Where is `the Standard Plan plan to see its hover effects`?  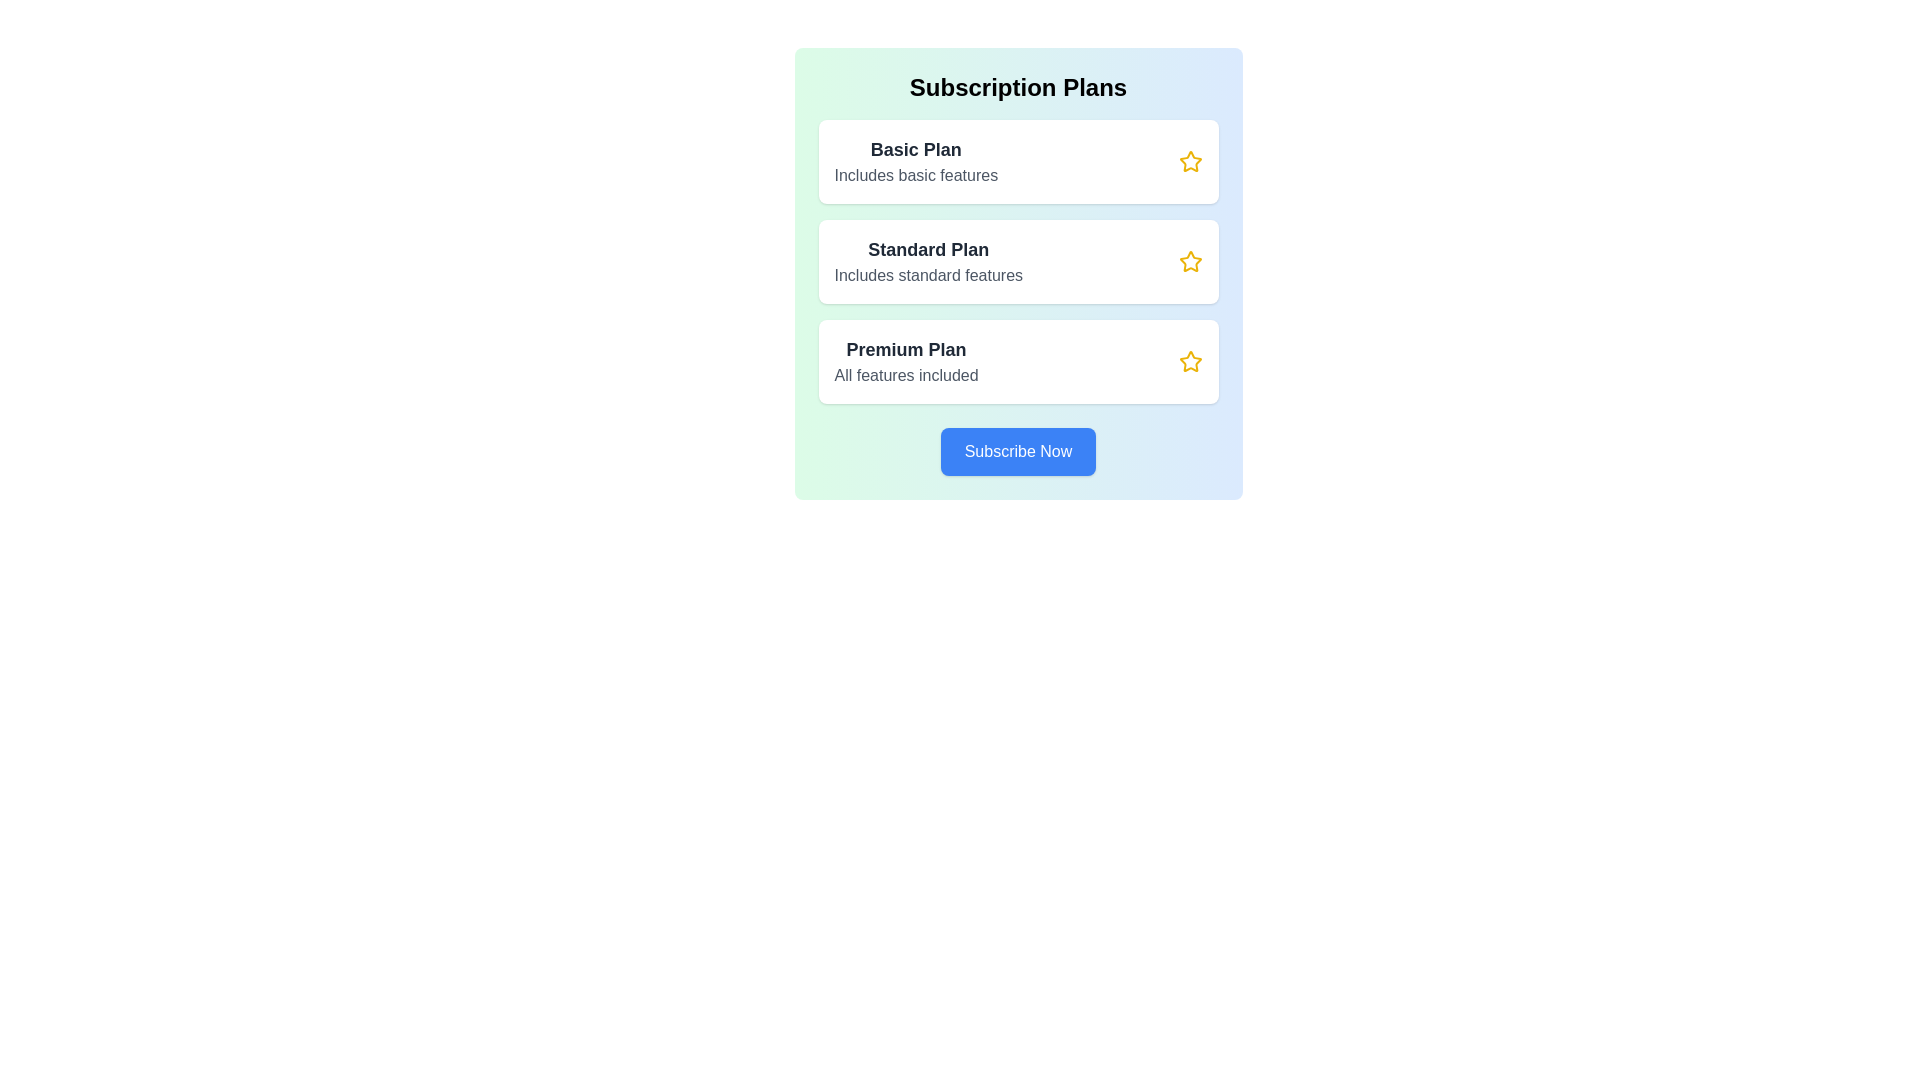
the Standard Plan plan to see its hover effects is located at coordinates (1018, 261).